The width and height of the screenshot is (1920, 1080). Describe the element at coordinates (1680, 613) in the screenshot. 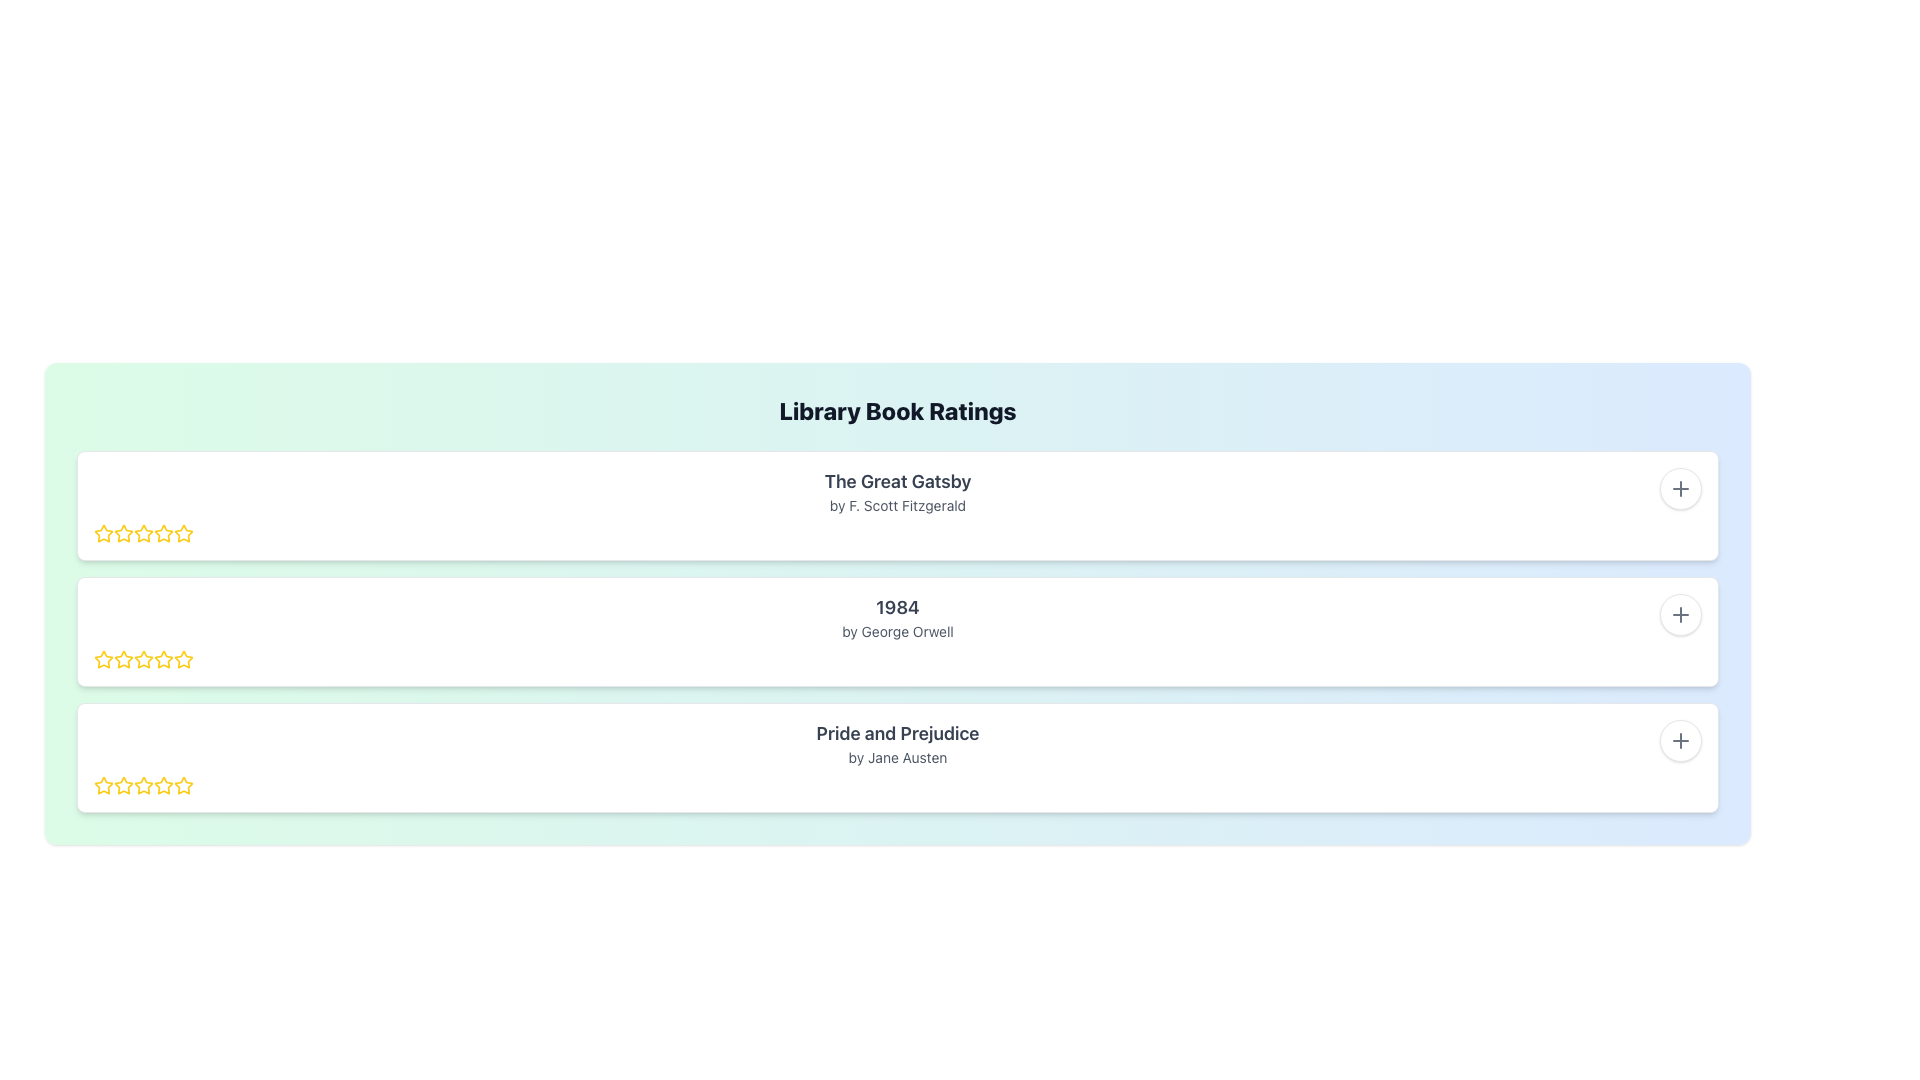

I see `the Plus Symbol icon located inside the white circular button at the top-right corner of the second row item for the book '1984 by George Orwell'` at that location.